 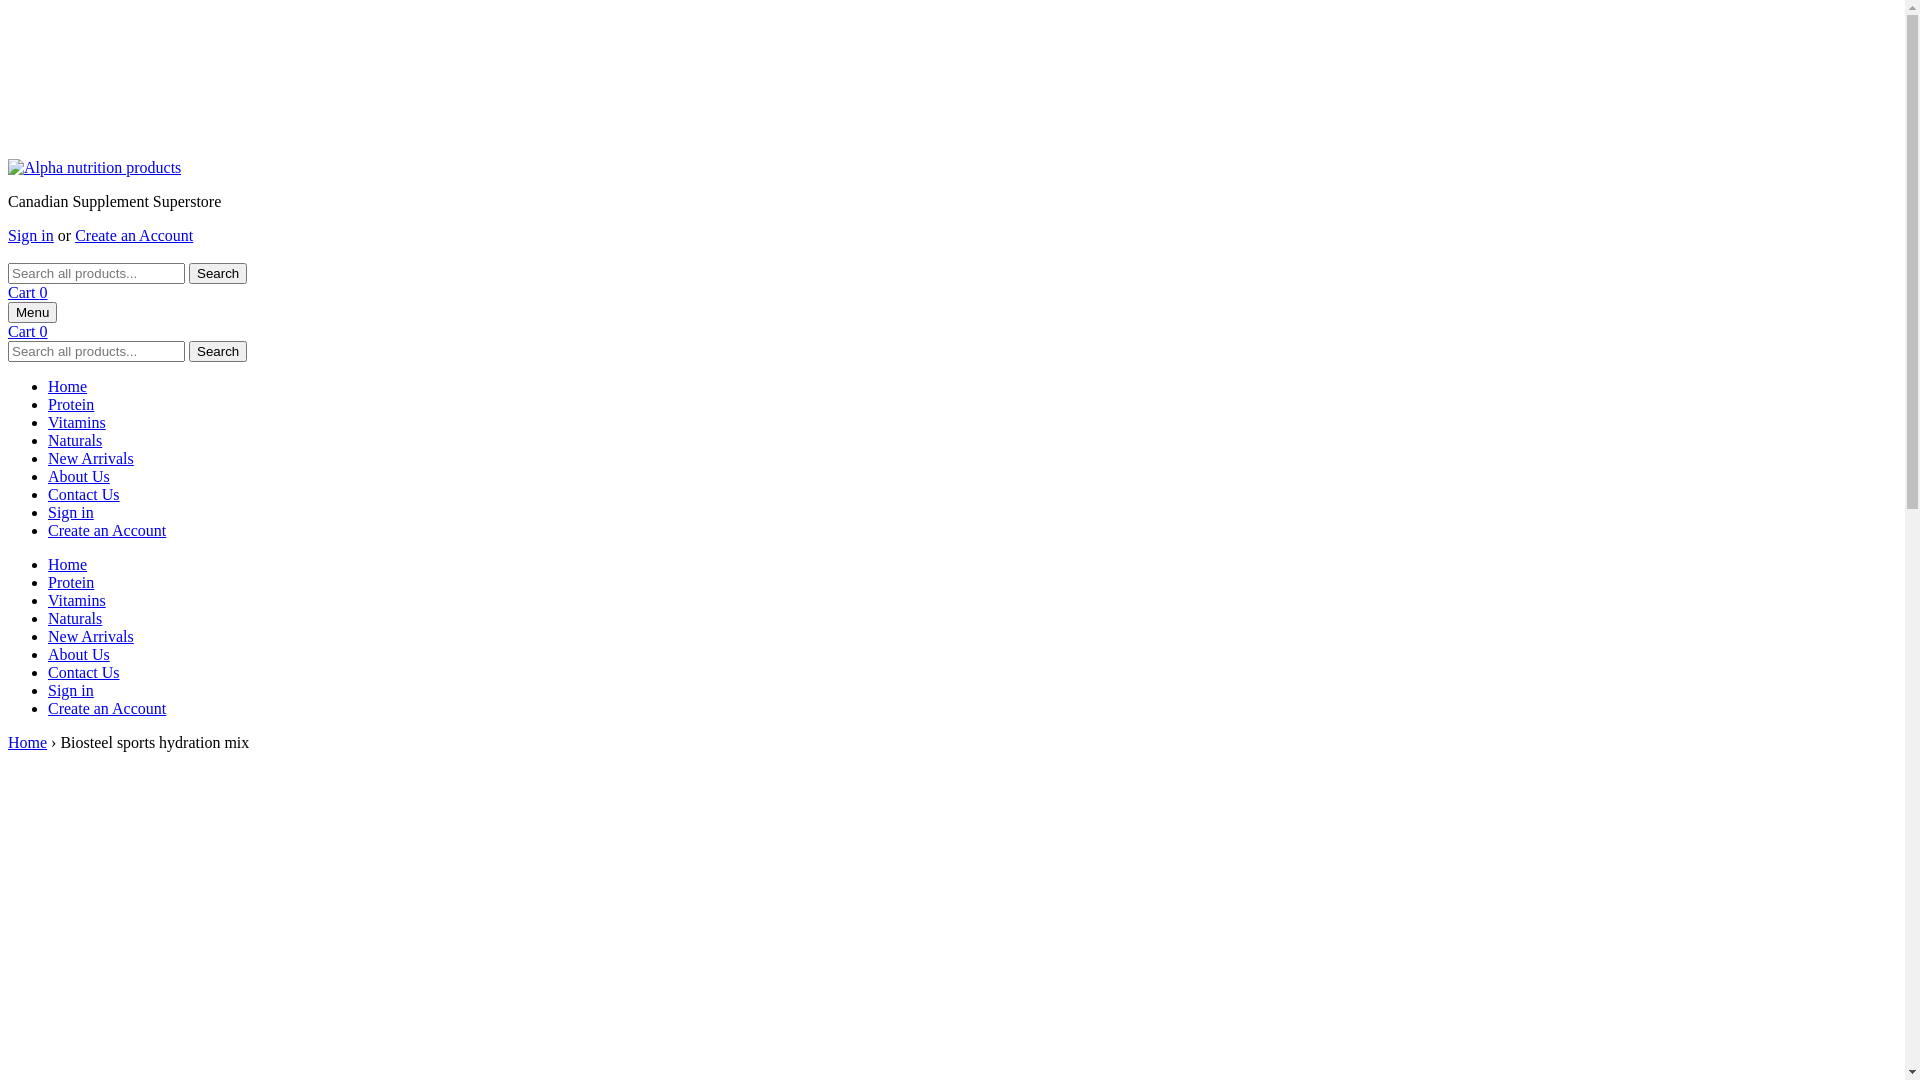 I want to click on 'Home', so click(x=67, y=564).